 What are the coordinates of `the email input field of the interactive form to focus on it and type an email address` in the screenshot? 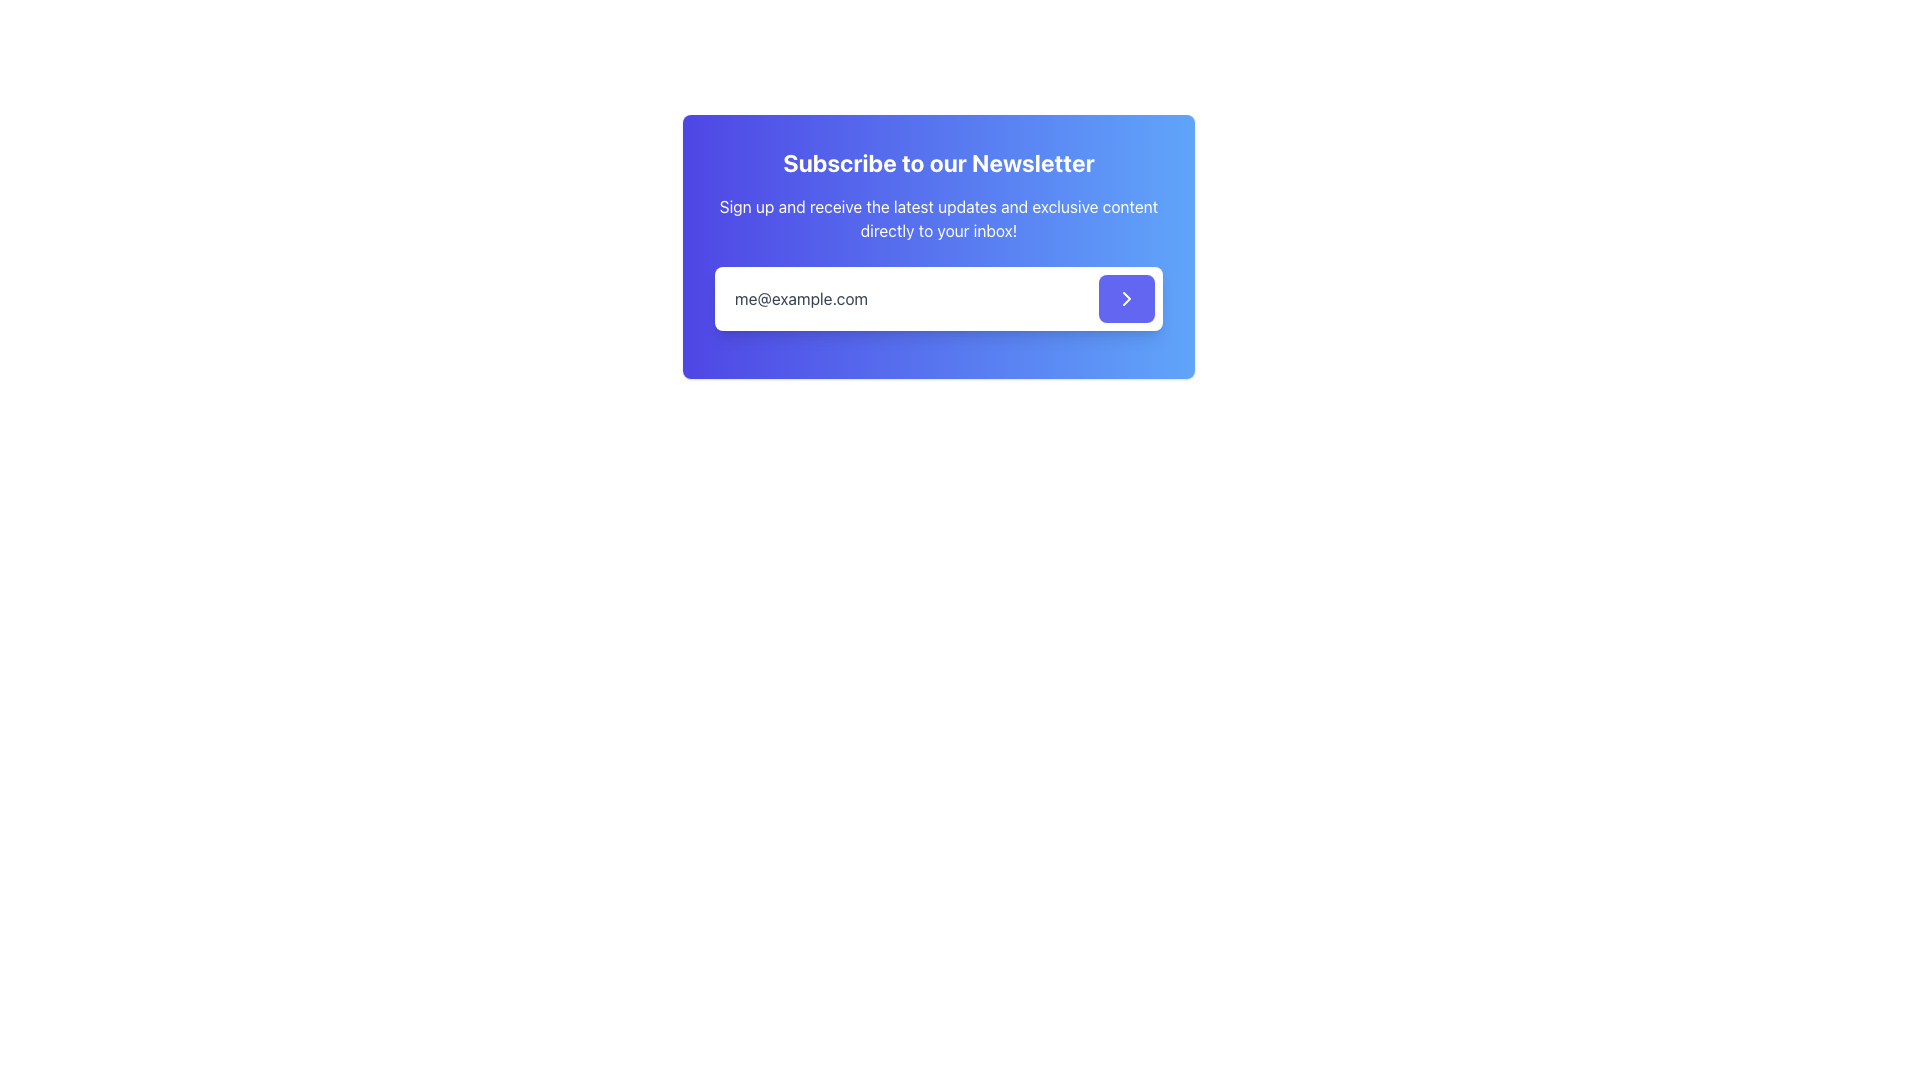 It's located at (938, 299).